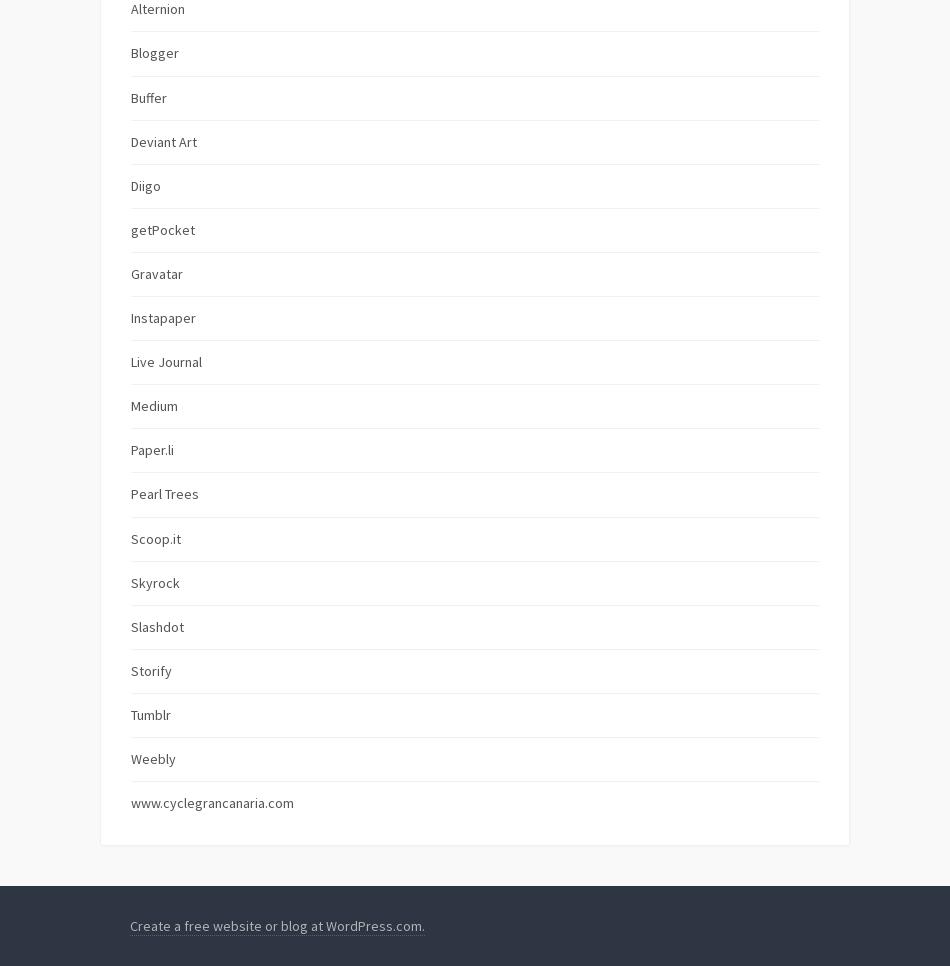  Describe the element at coordinates (155, 53) in the screenshot. I see `'Blogger'` at that location.